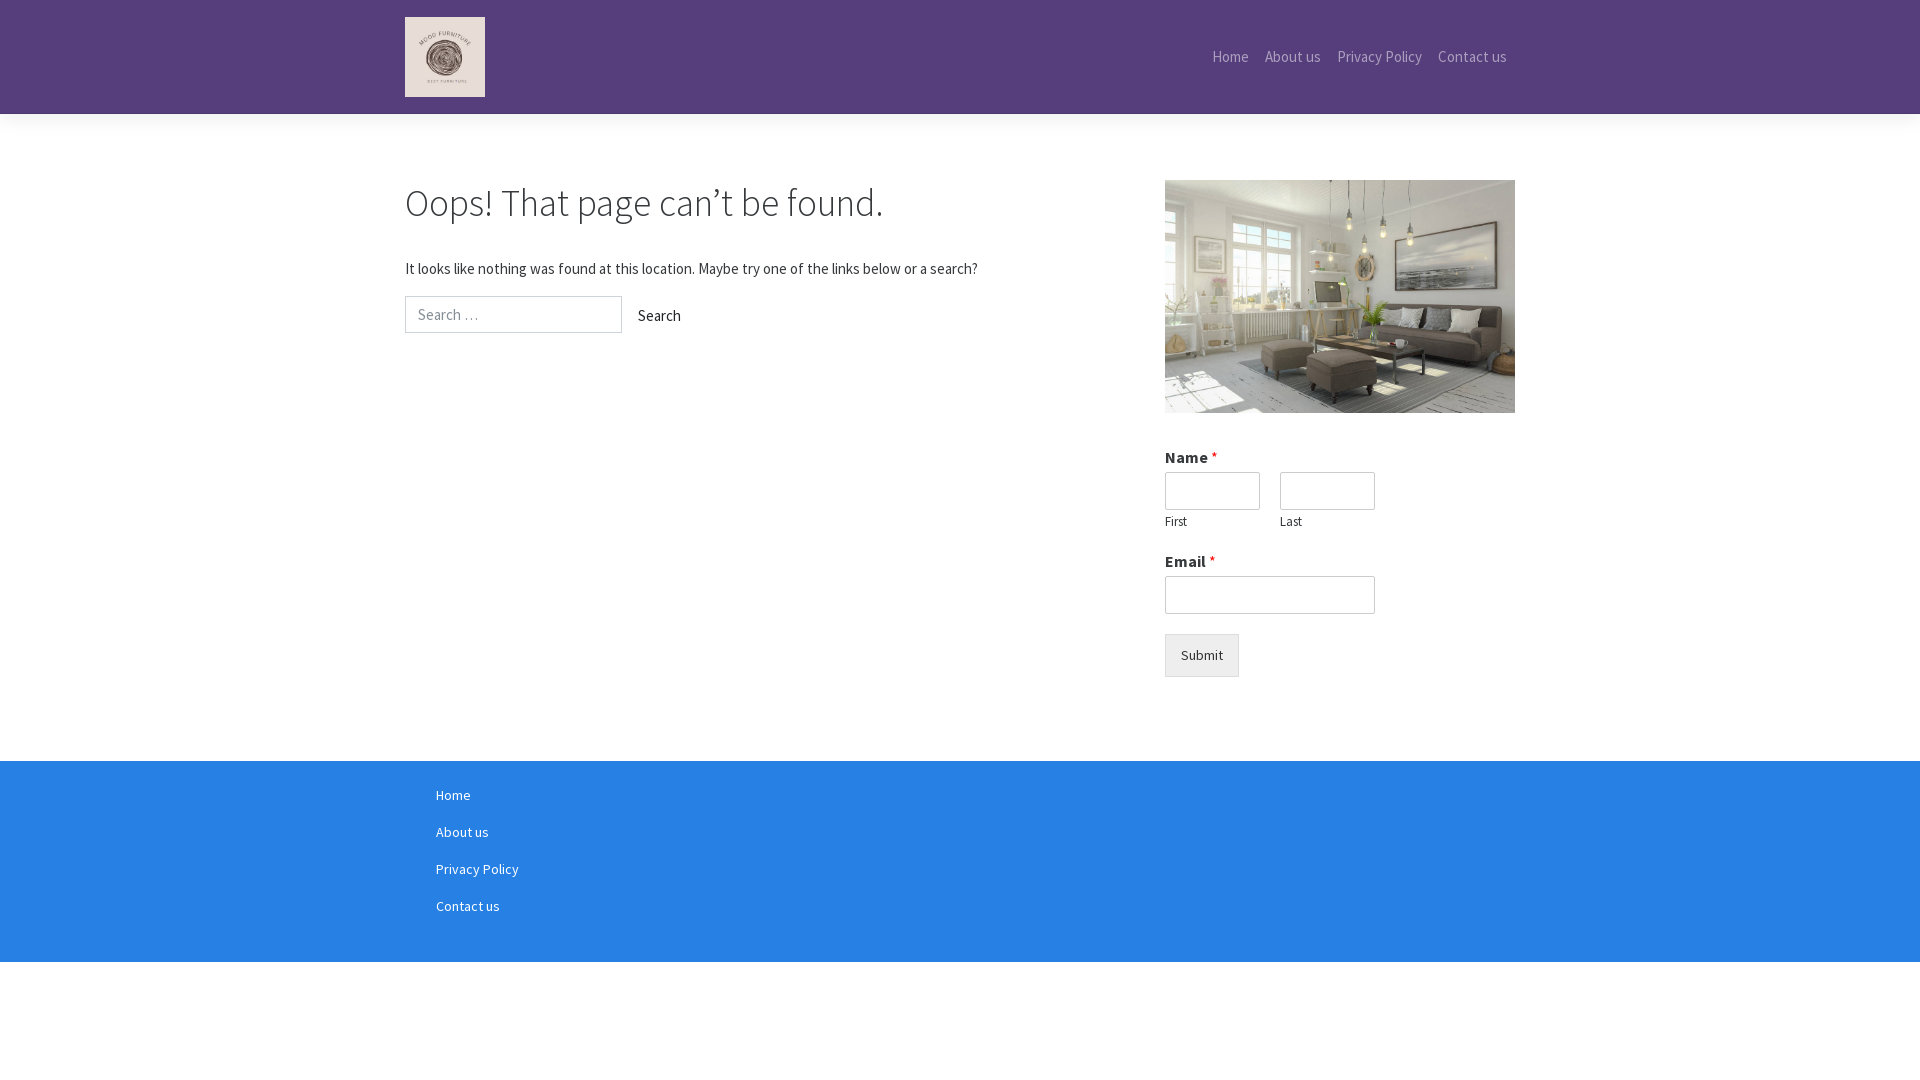  Describe the element at coordinates (659, 315) in the screenshot. I see `'Search'` at that location.